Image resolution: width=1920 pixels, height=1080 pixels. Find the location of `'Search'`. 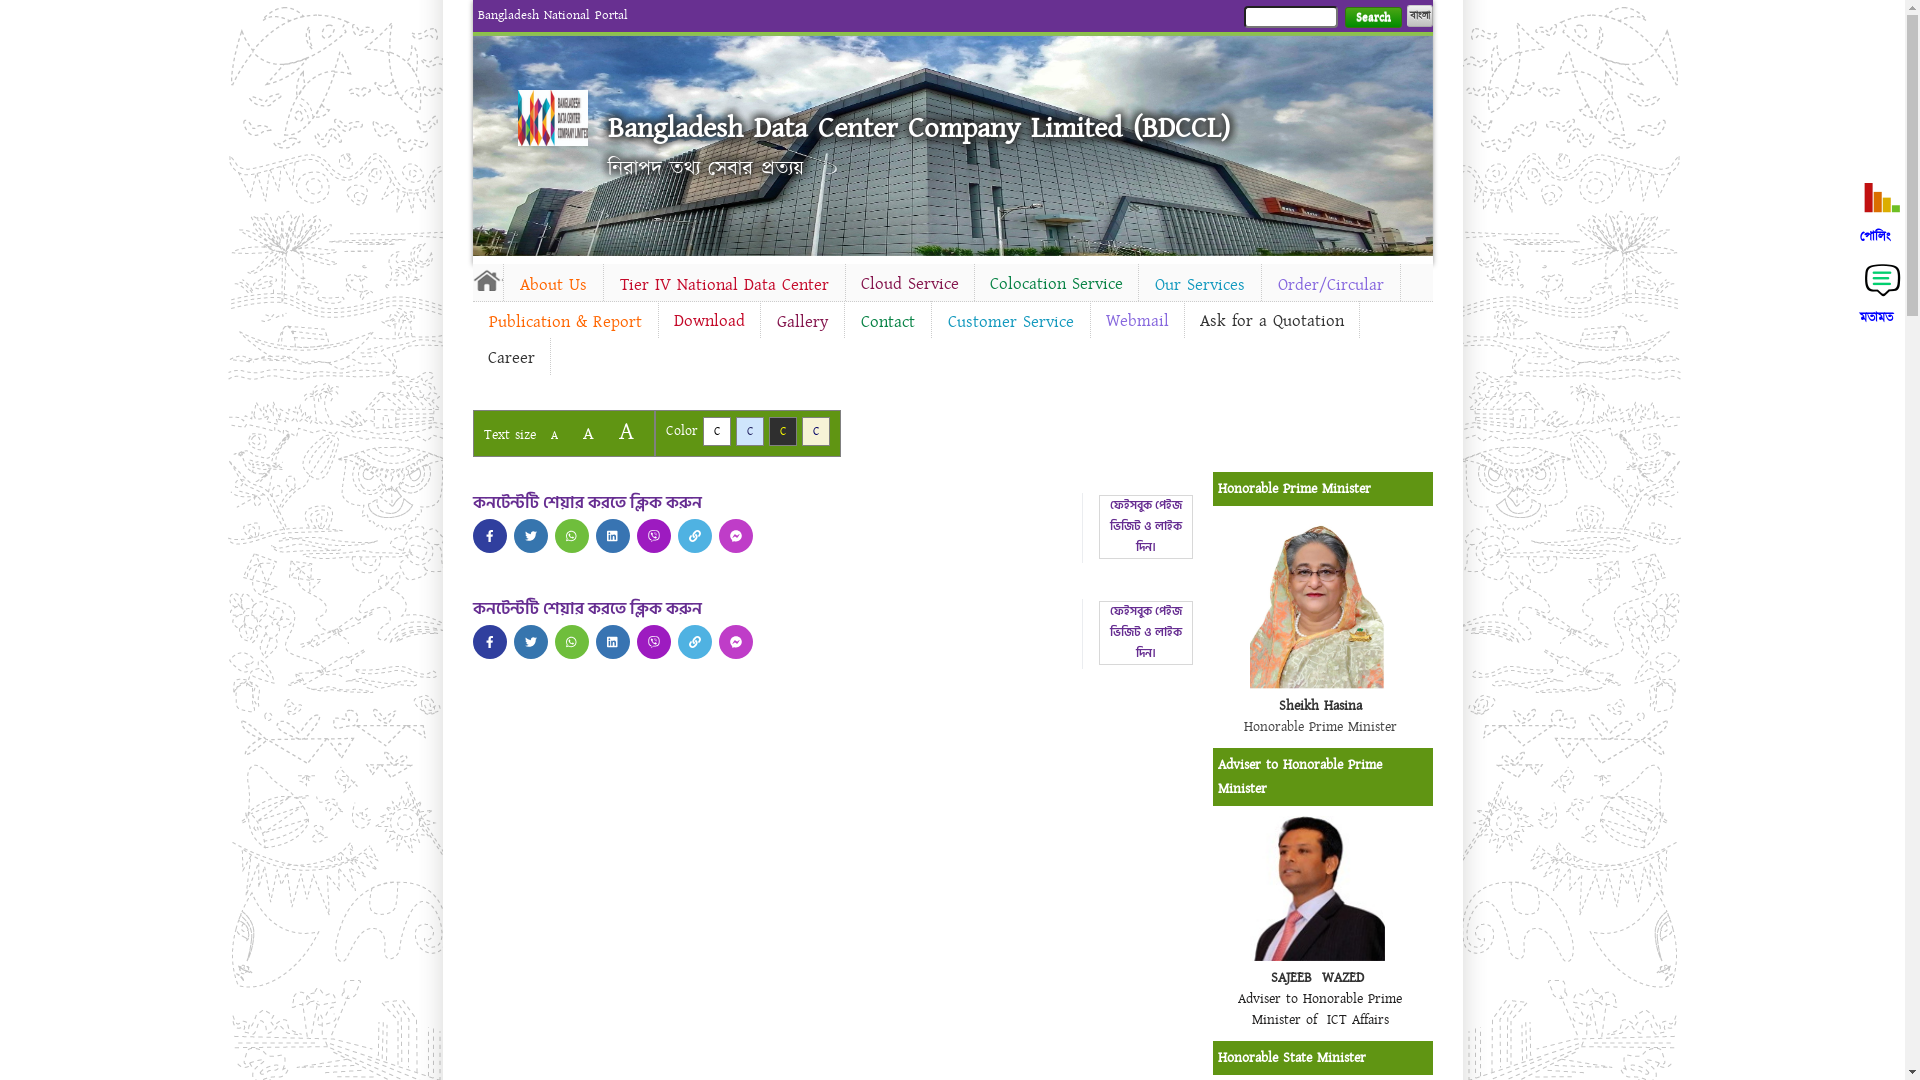

'Search' is located at coordinates (1371, 17).